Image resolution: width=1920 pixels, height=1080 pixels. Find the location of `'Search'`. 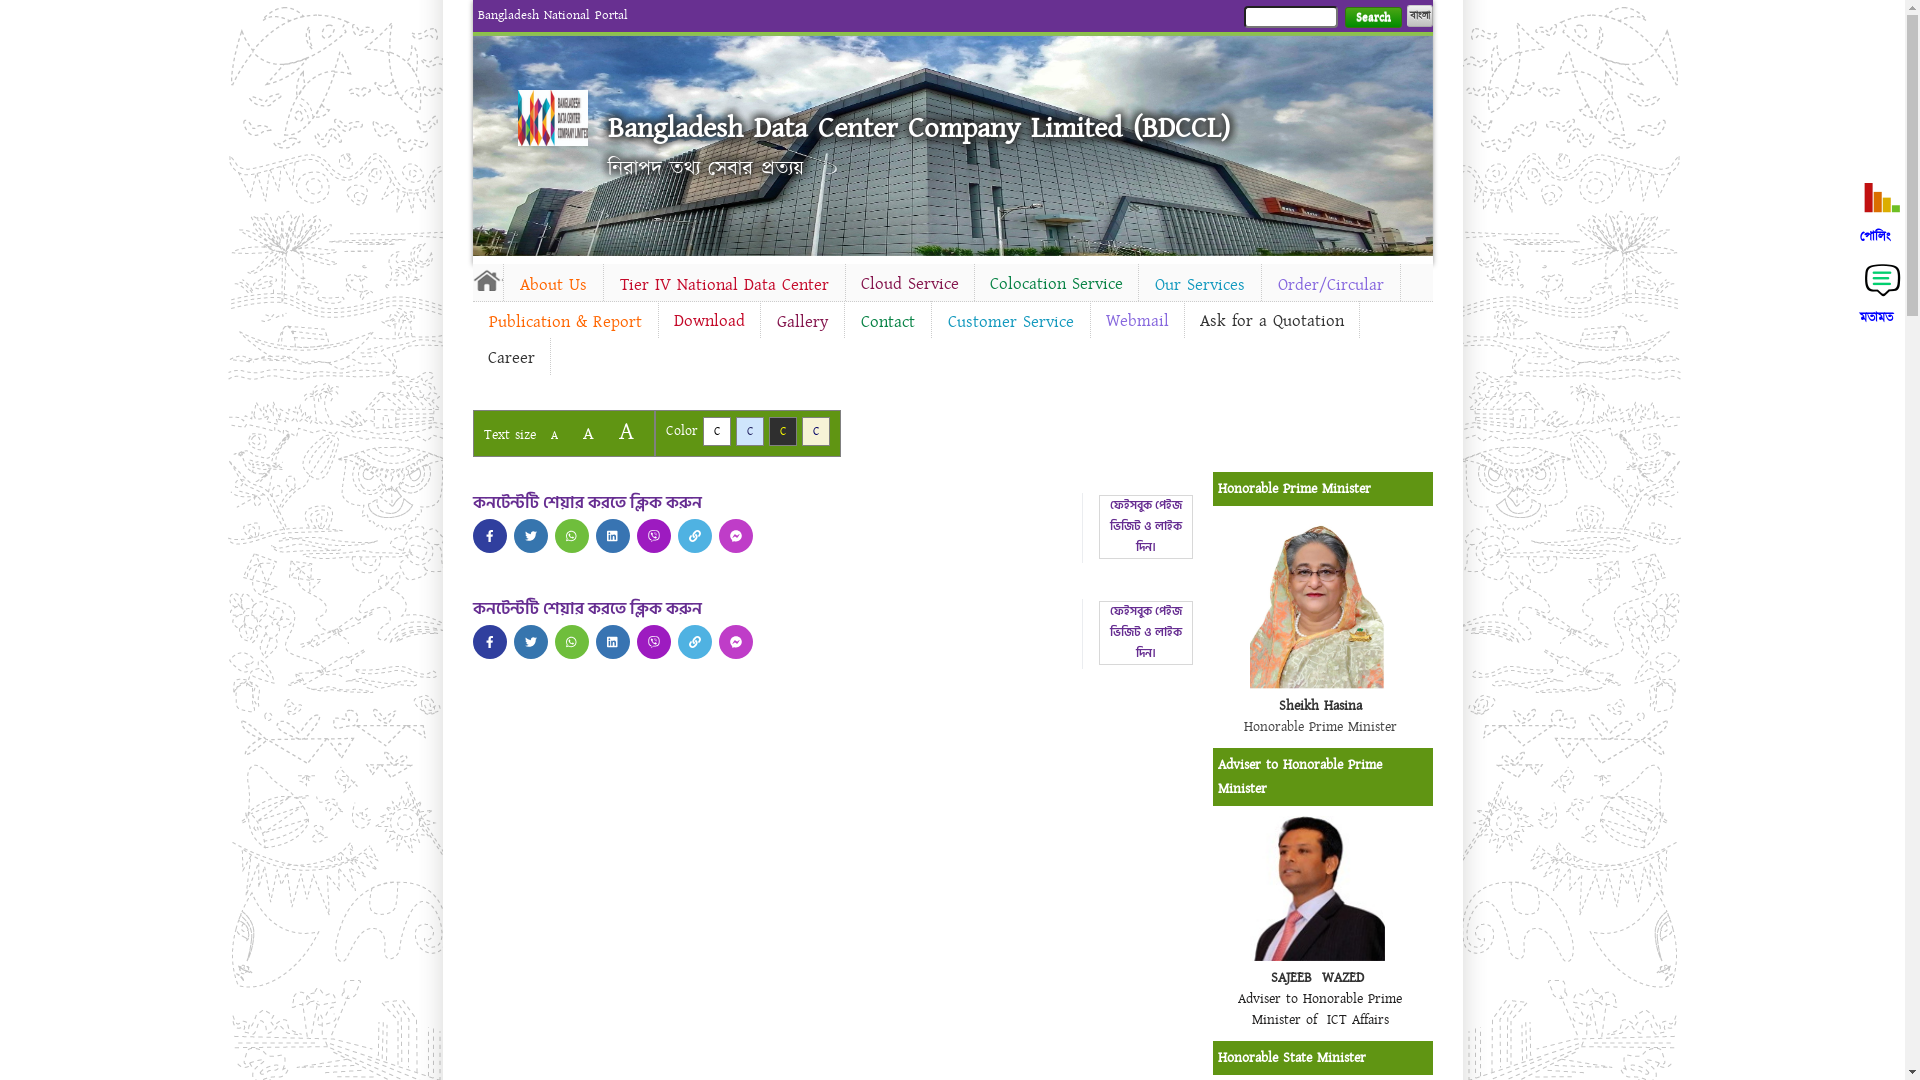

'Search' is located at coordinates (1371, 17).